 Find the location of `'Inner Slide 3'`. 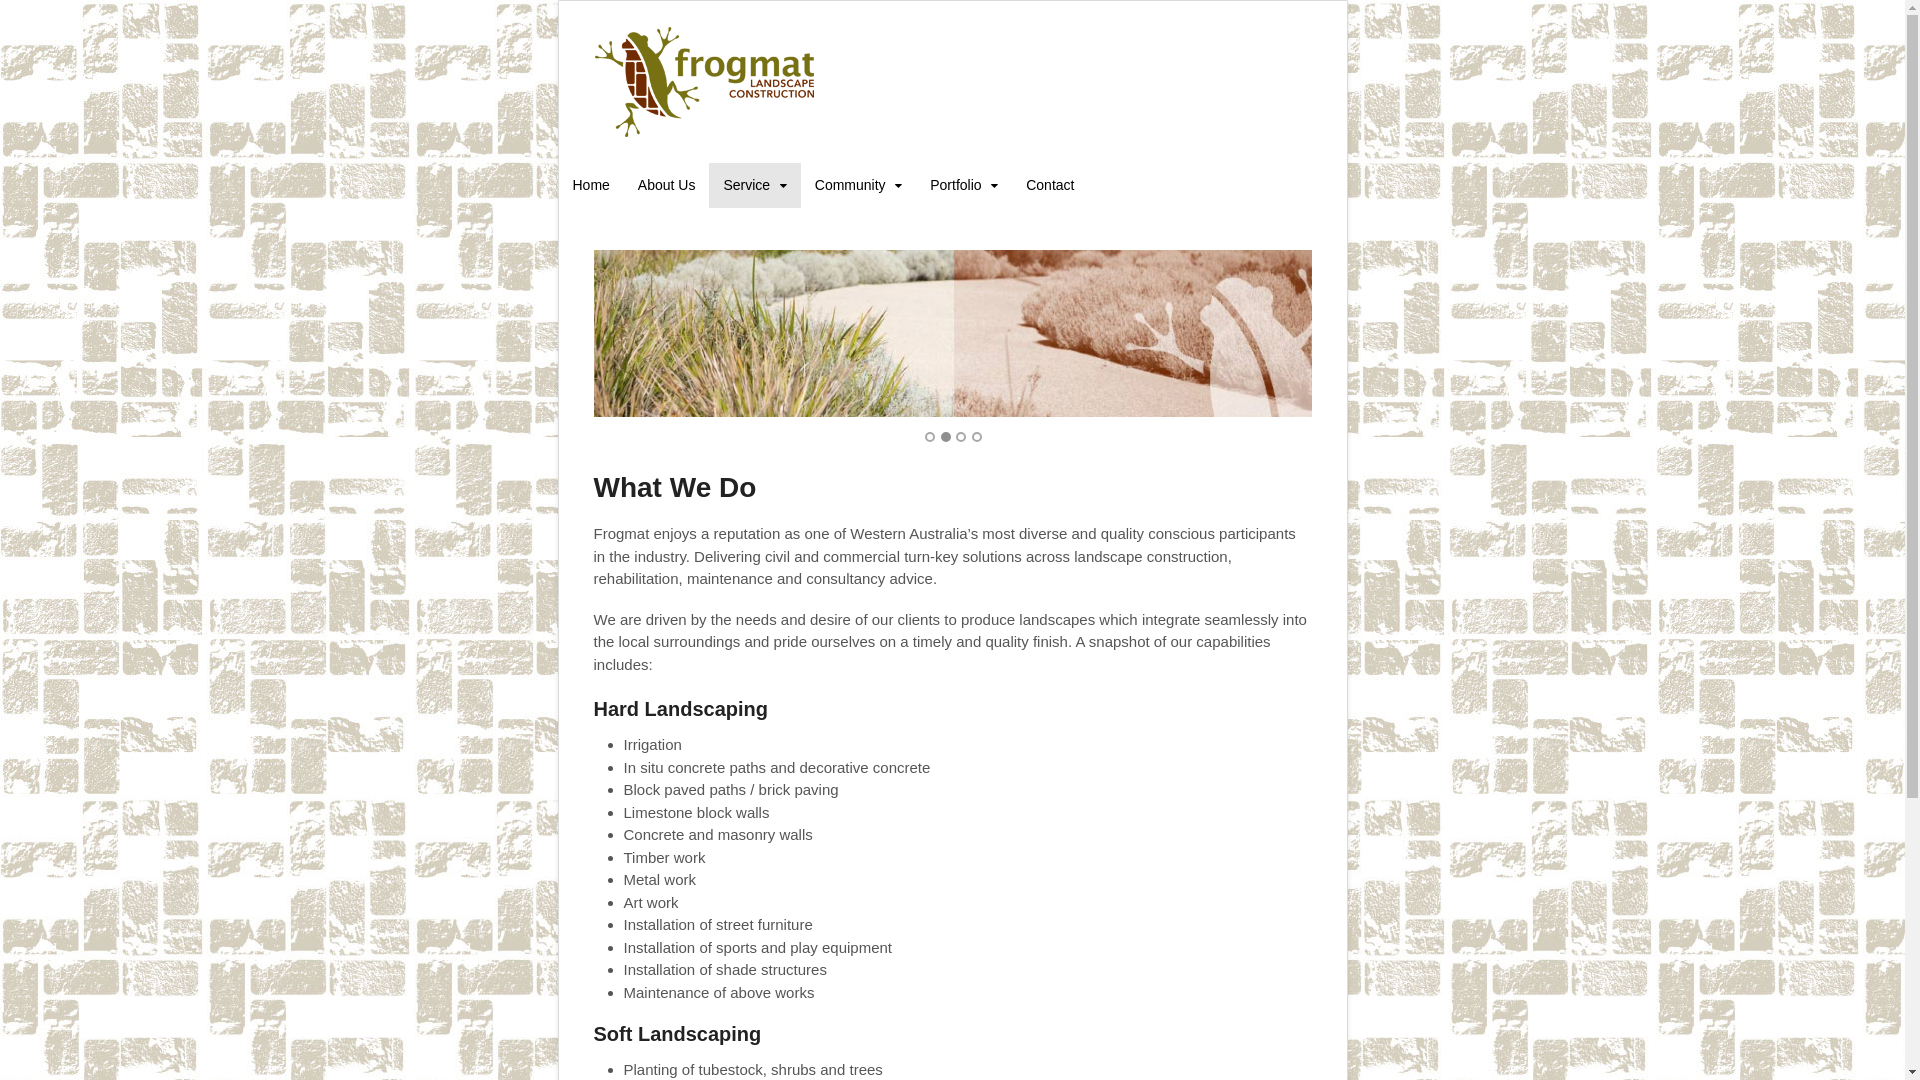

'Inner Slide 3' is located at coordinates (593, 332).